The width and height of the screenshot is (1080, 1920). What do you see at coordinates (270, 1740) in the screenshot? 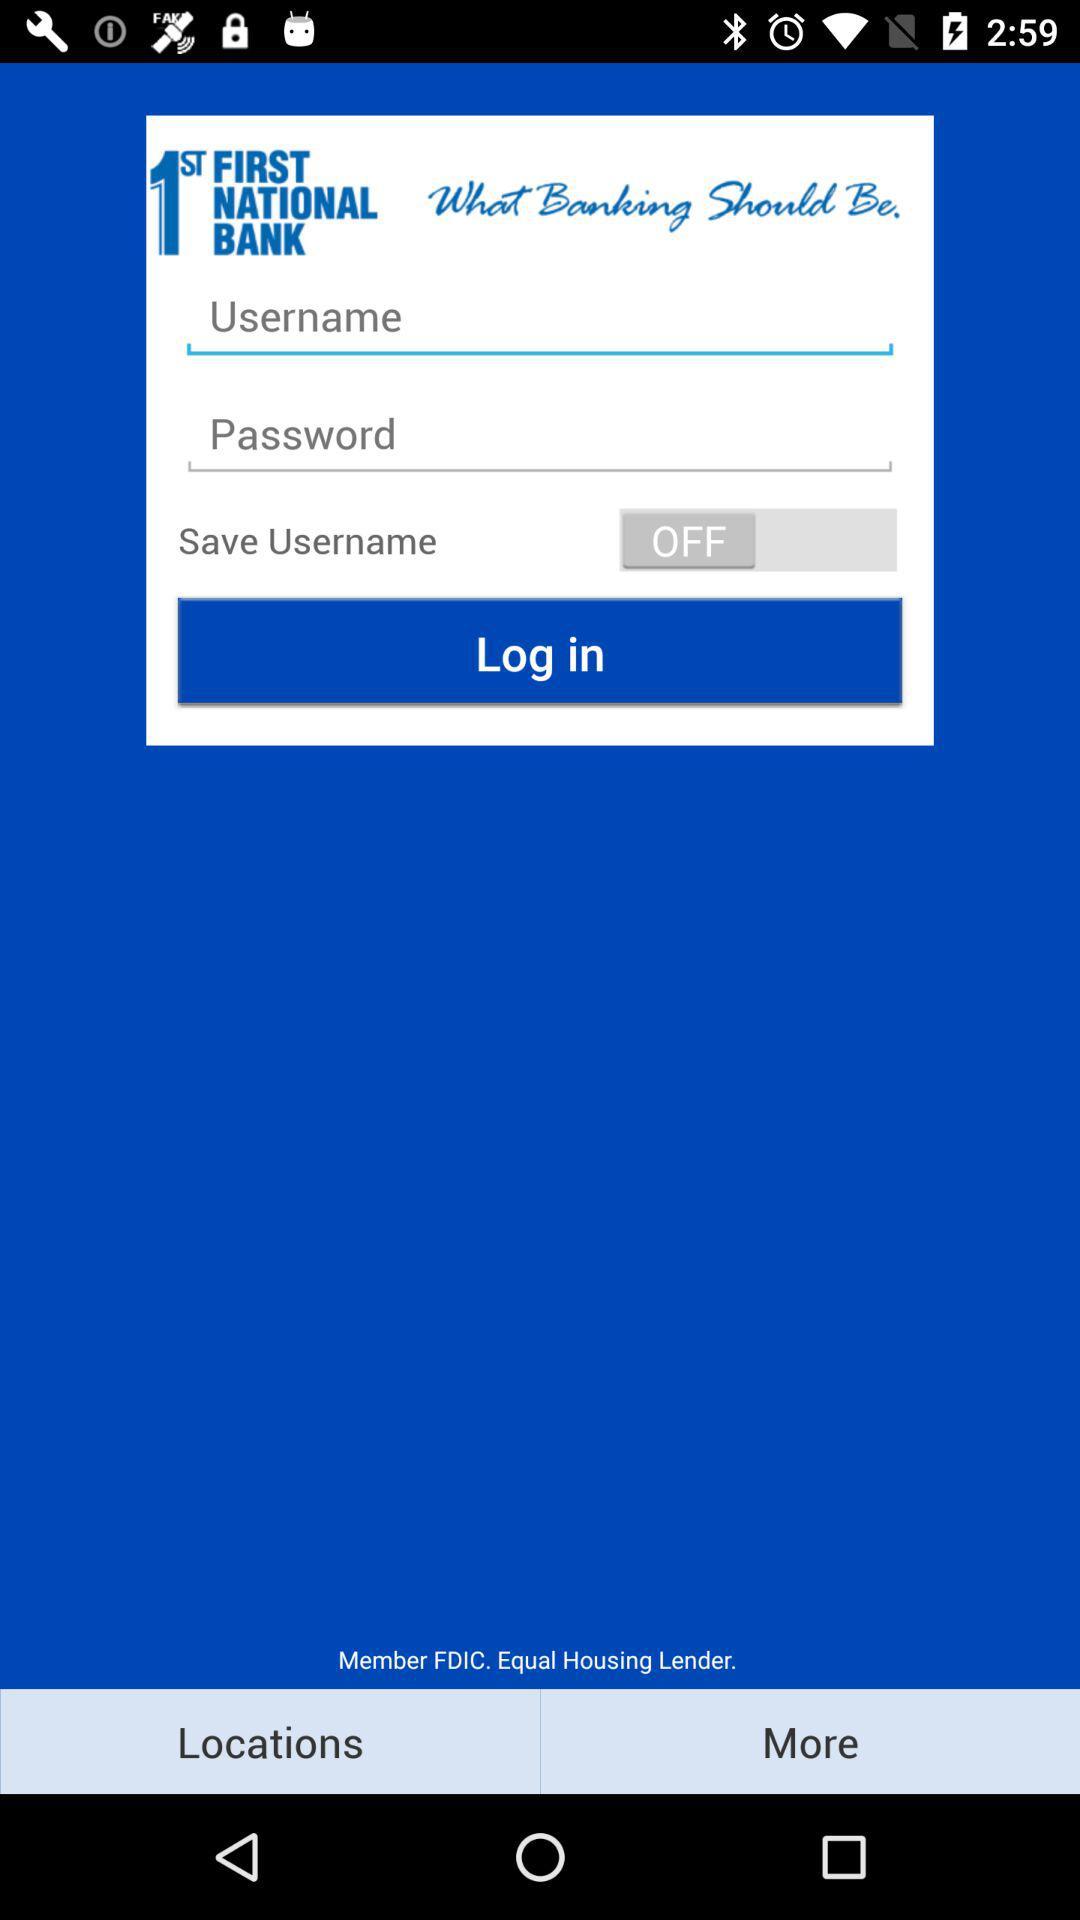
I see `locations icon` at bounding box center [270, 1740].